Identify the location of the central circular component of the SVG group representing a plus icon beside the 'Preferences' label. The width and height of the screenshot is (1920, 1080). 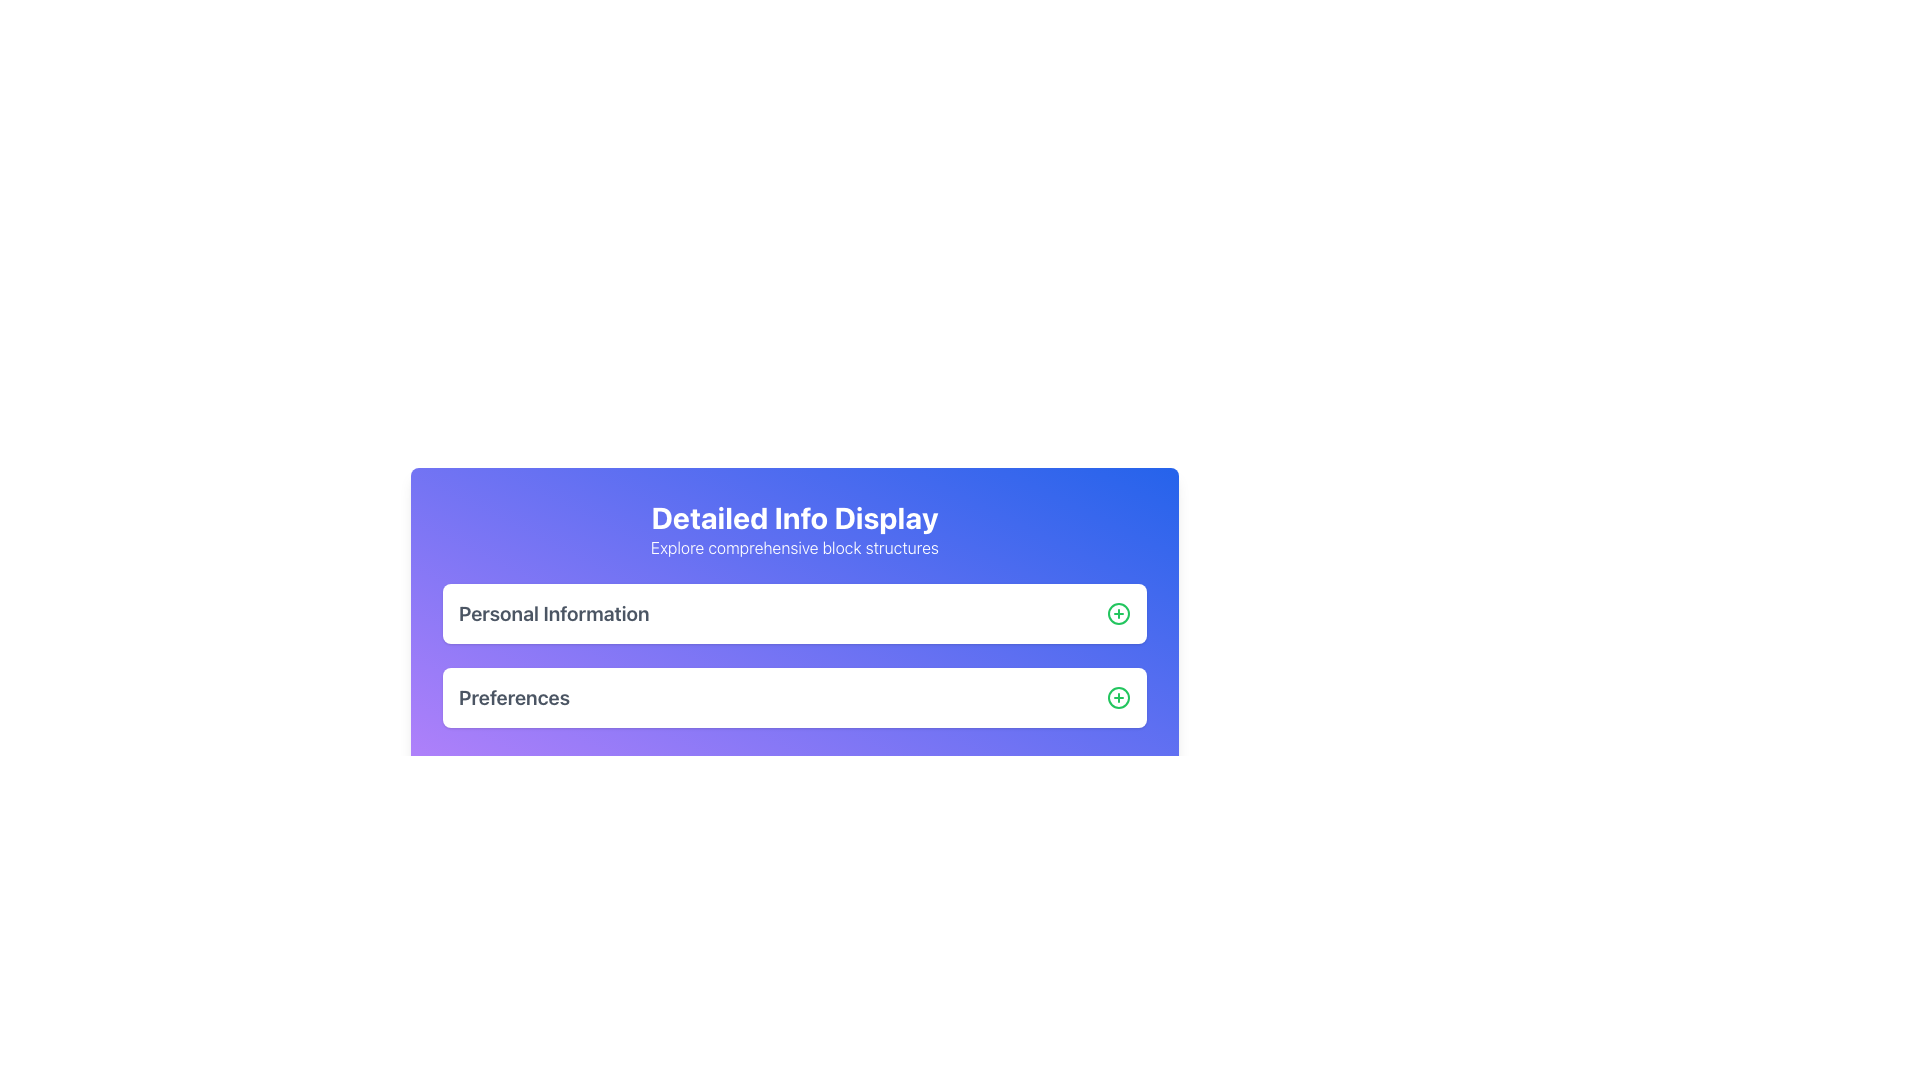
(1117, 697).